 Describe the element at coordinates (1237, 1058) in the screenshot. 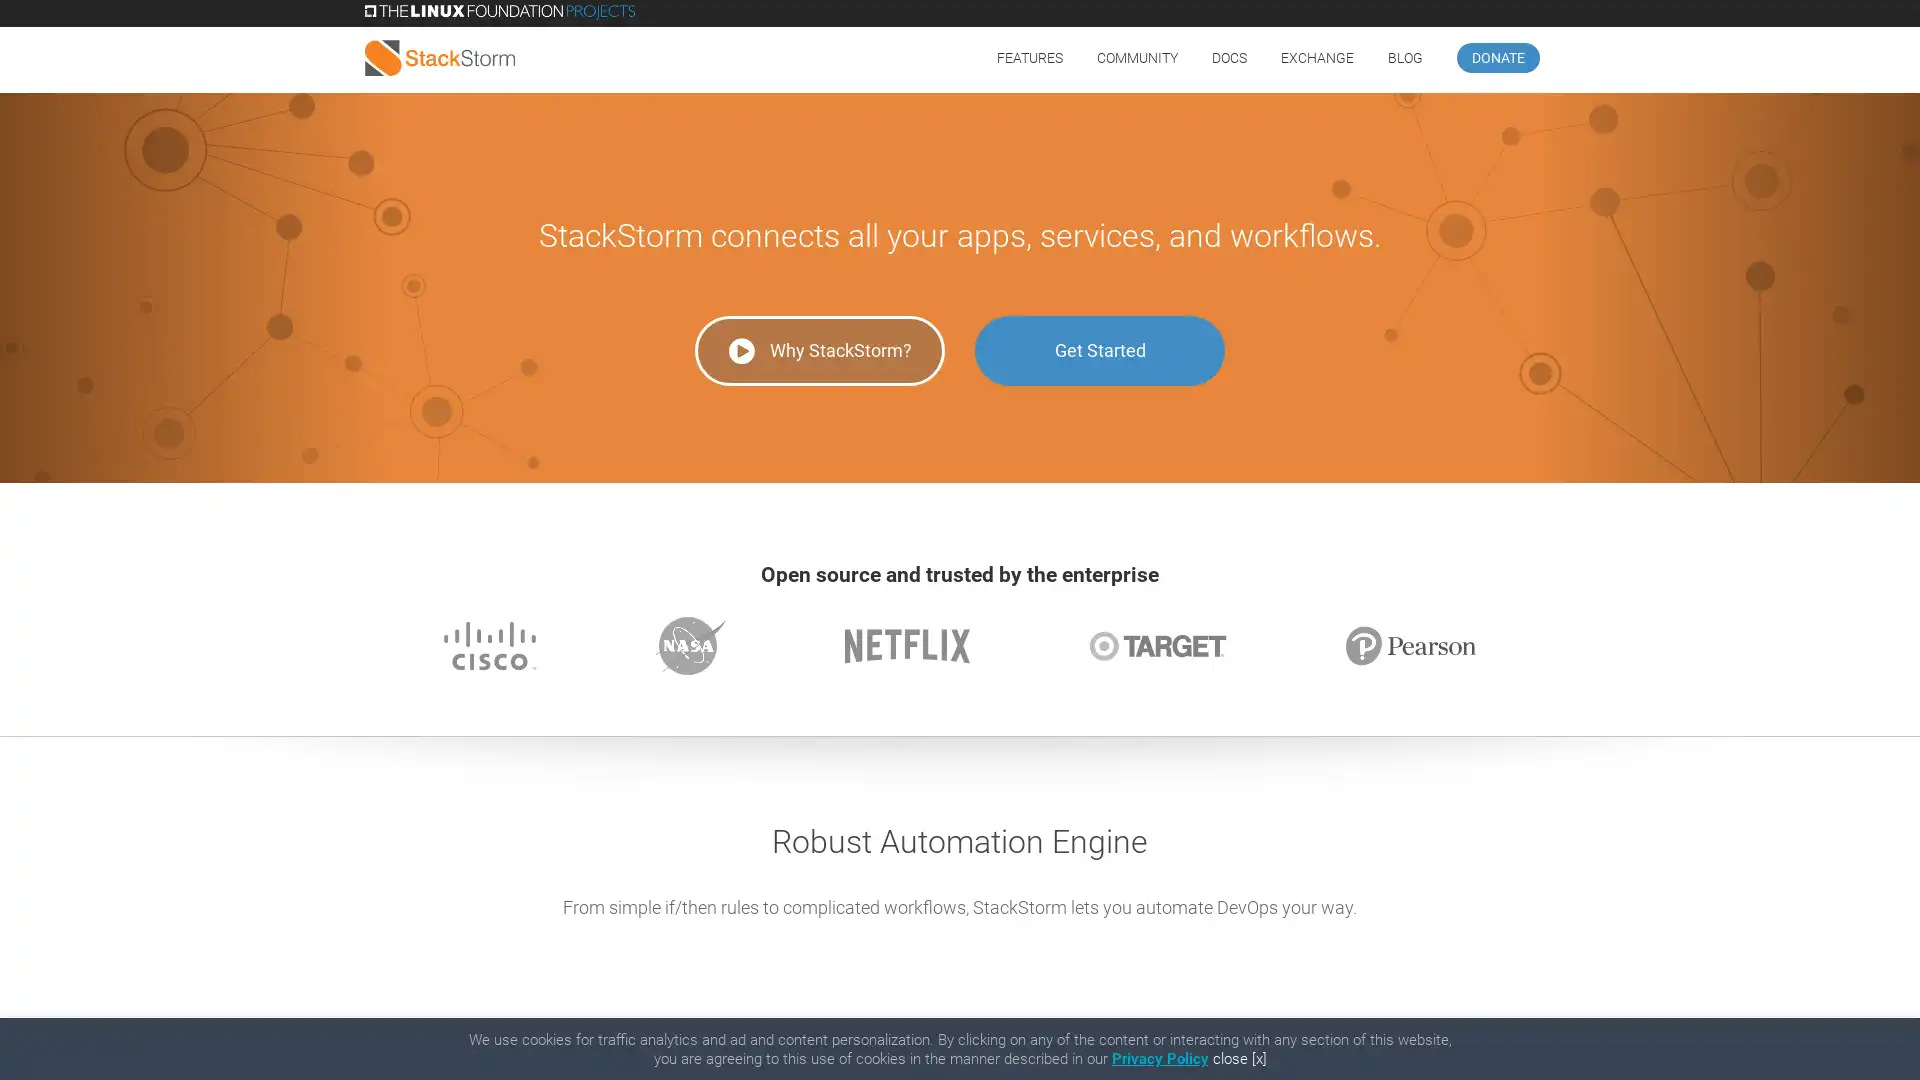

I see `close [x]` at that location.